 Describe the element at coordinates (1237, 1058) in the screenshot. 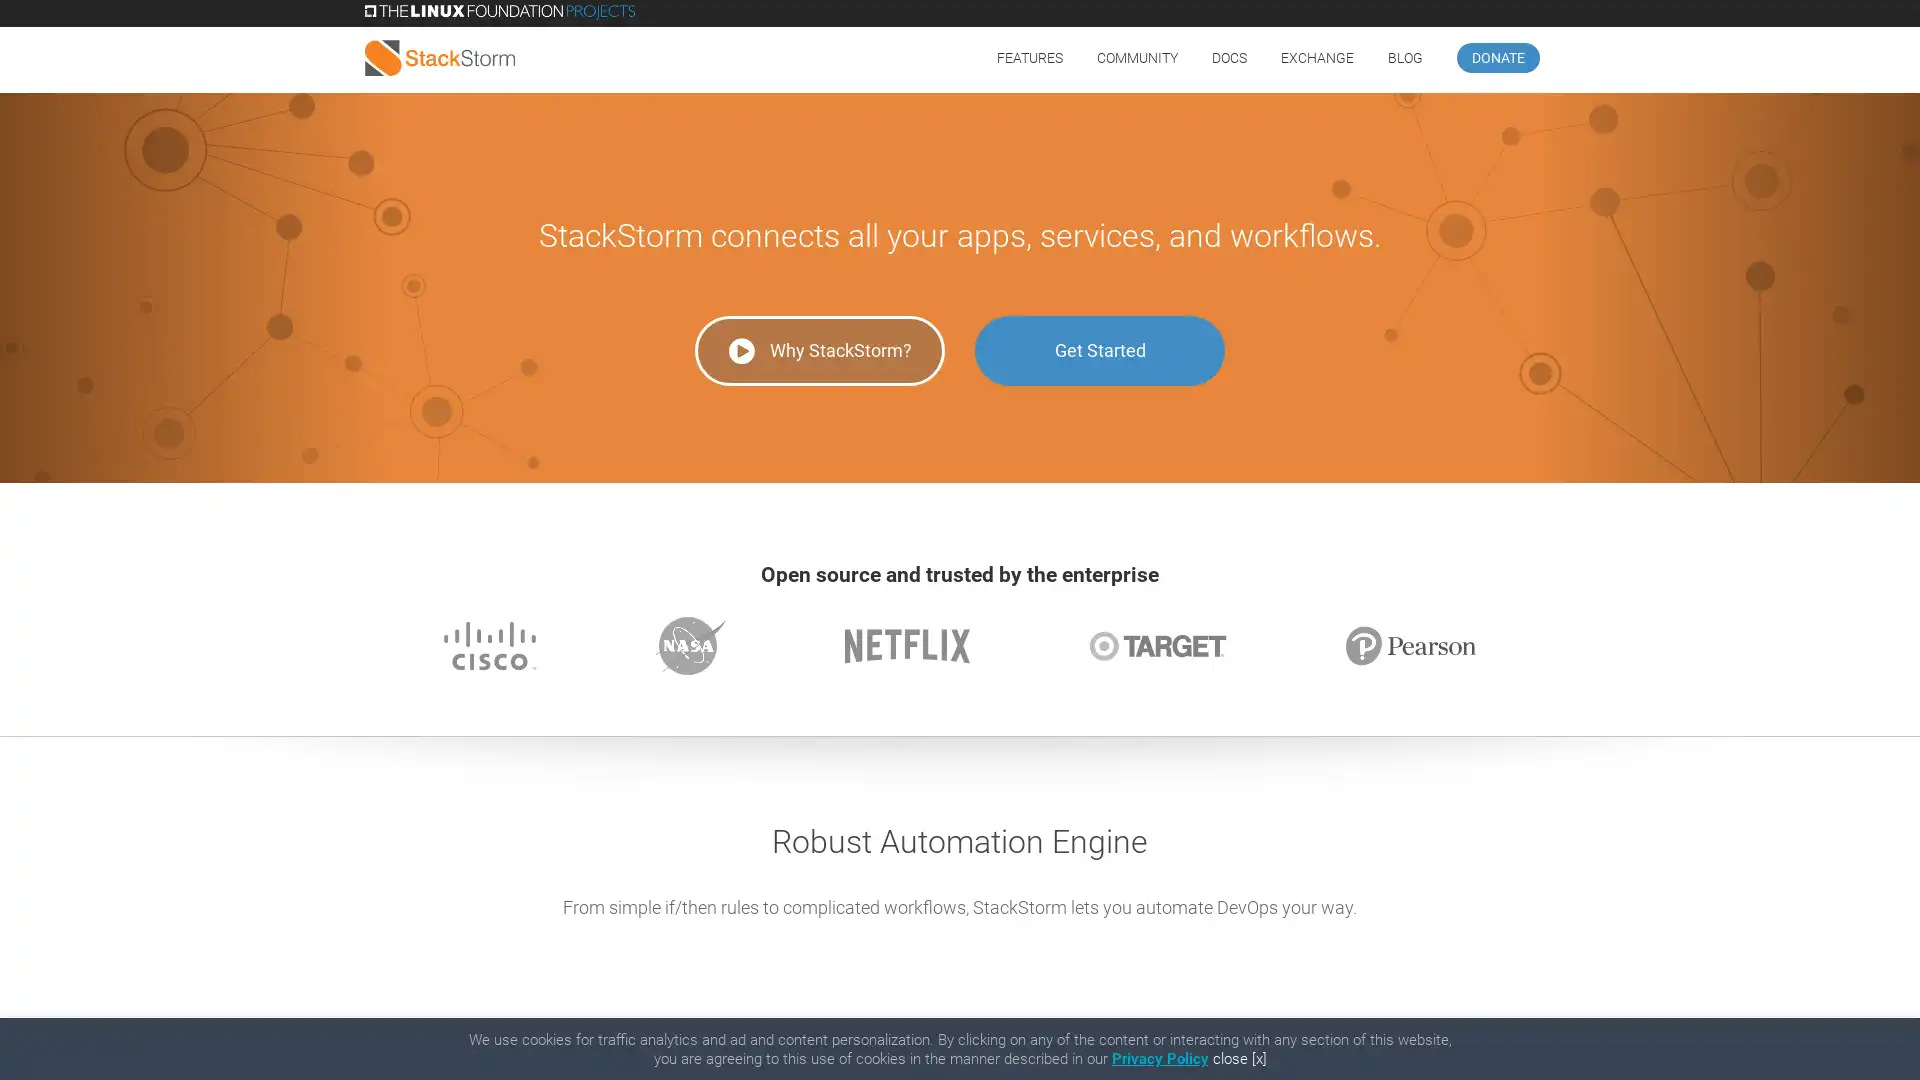

I see `close [x]` at that location.